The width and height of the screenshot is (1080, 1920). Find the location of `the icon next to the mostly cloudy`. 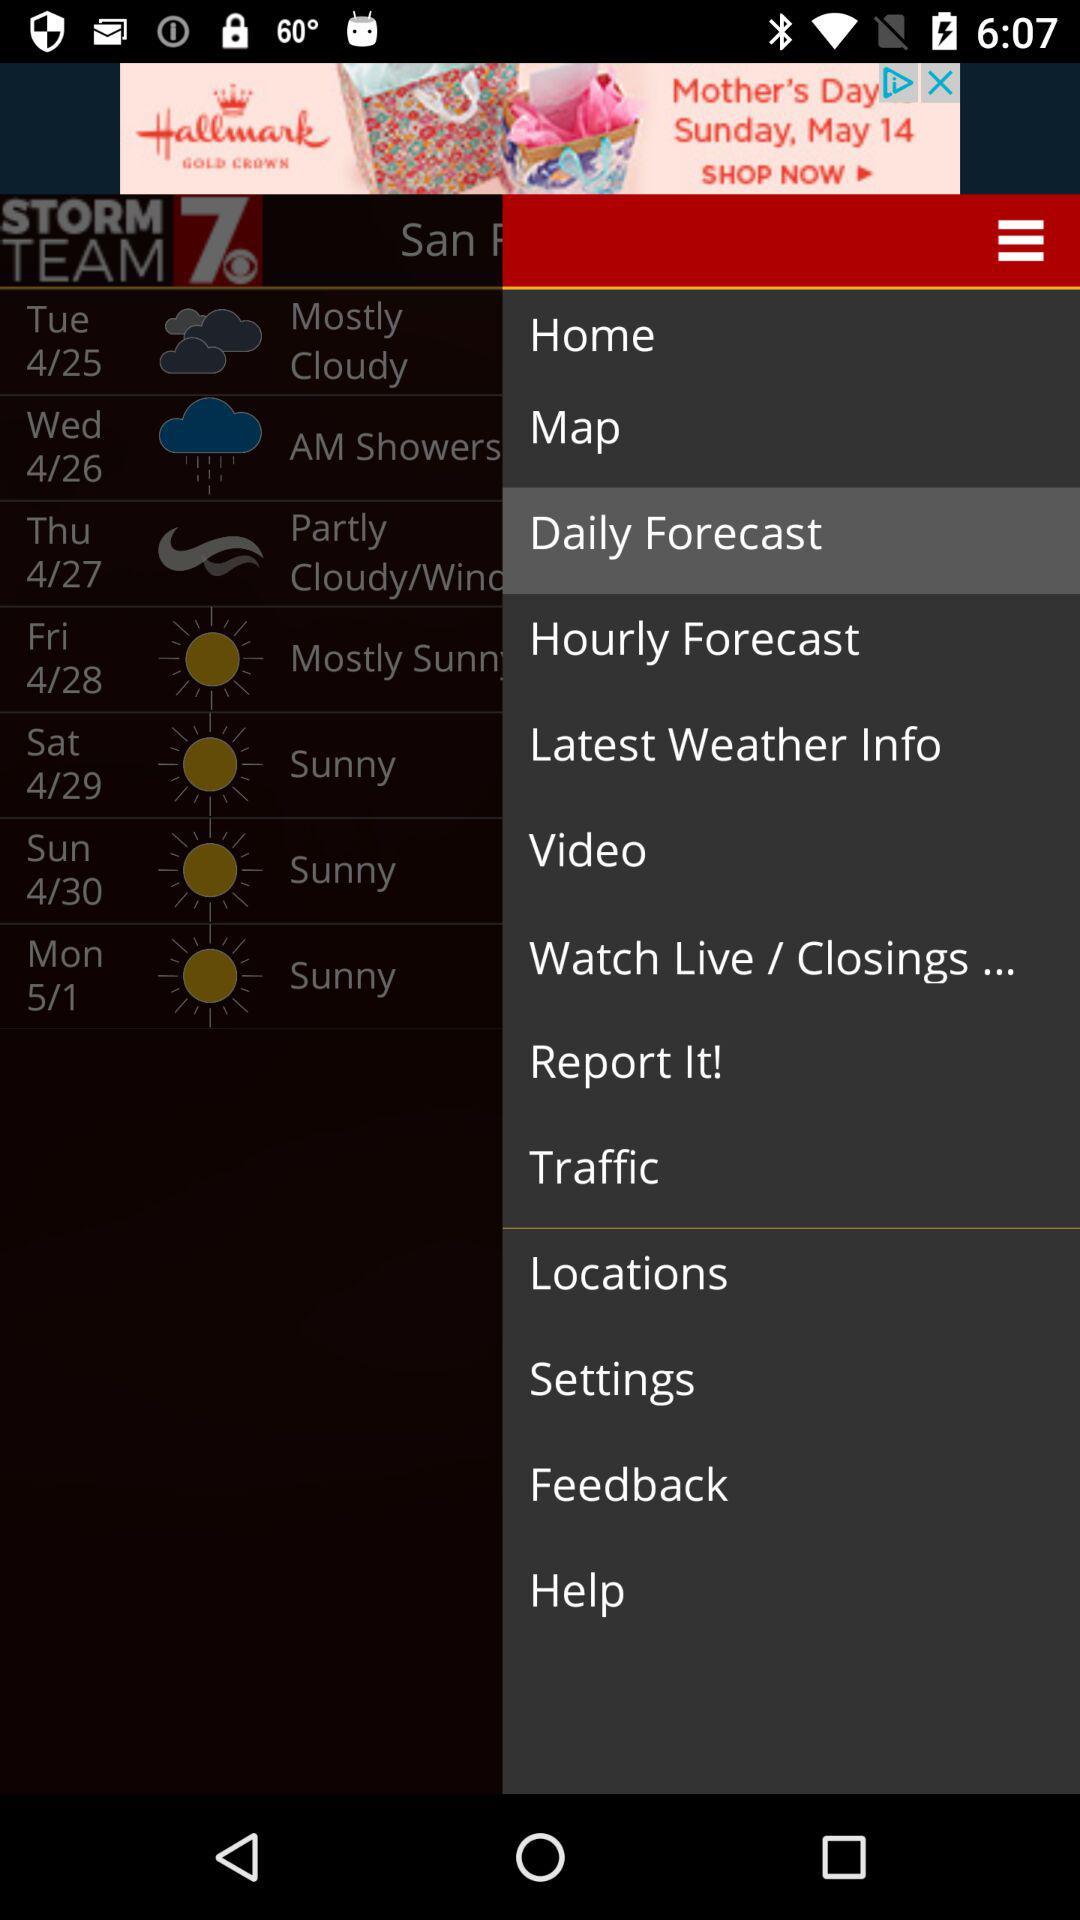

the icon next to the mostly cloudy is located at coordinates (770, 335).